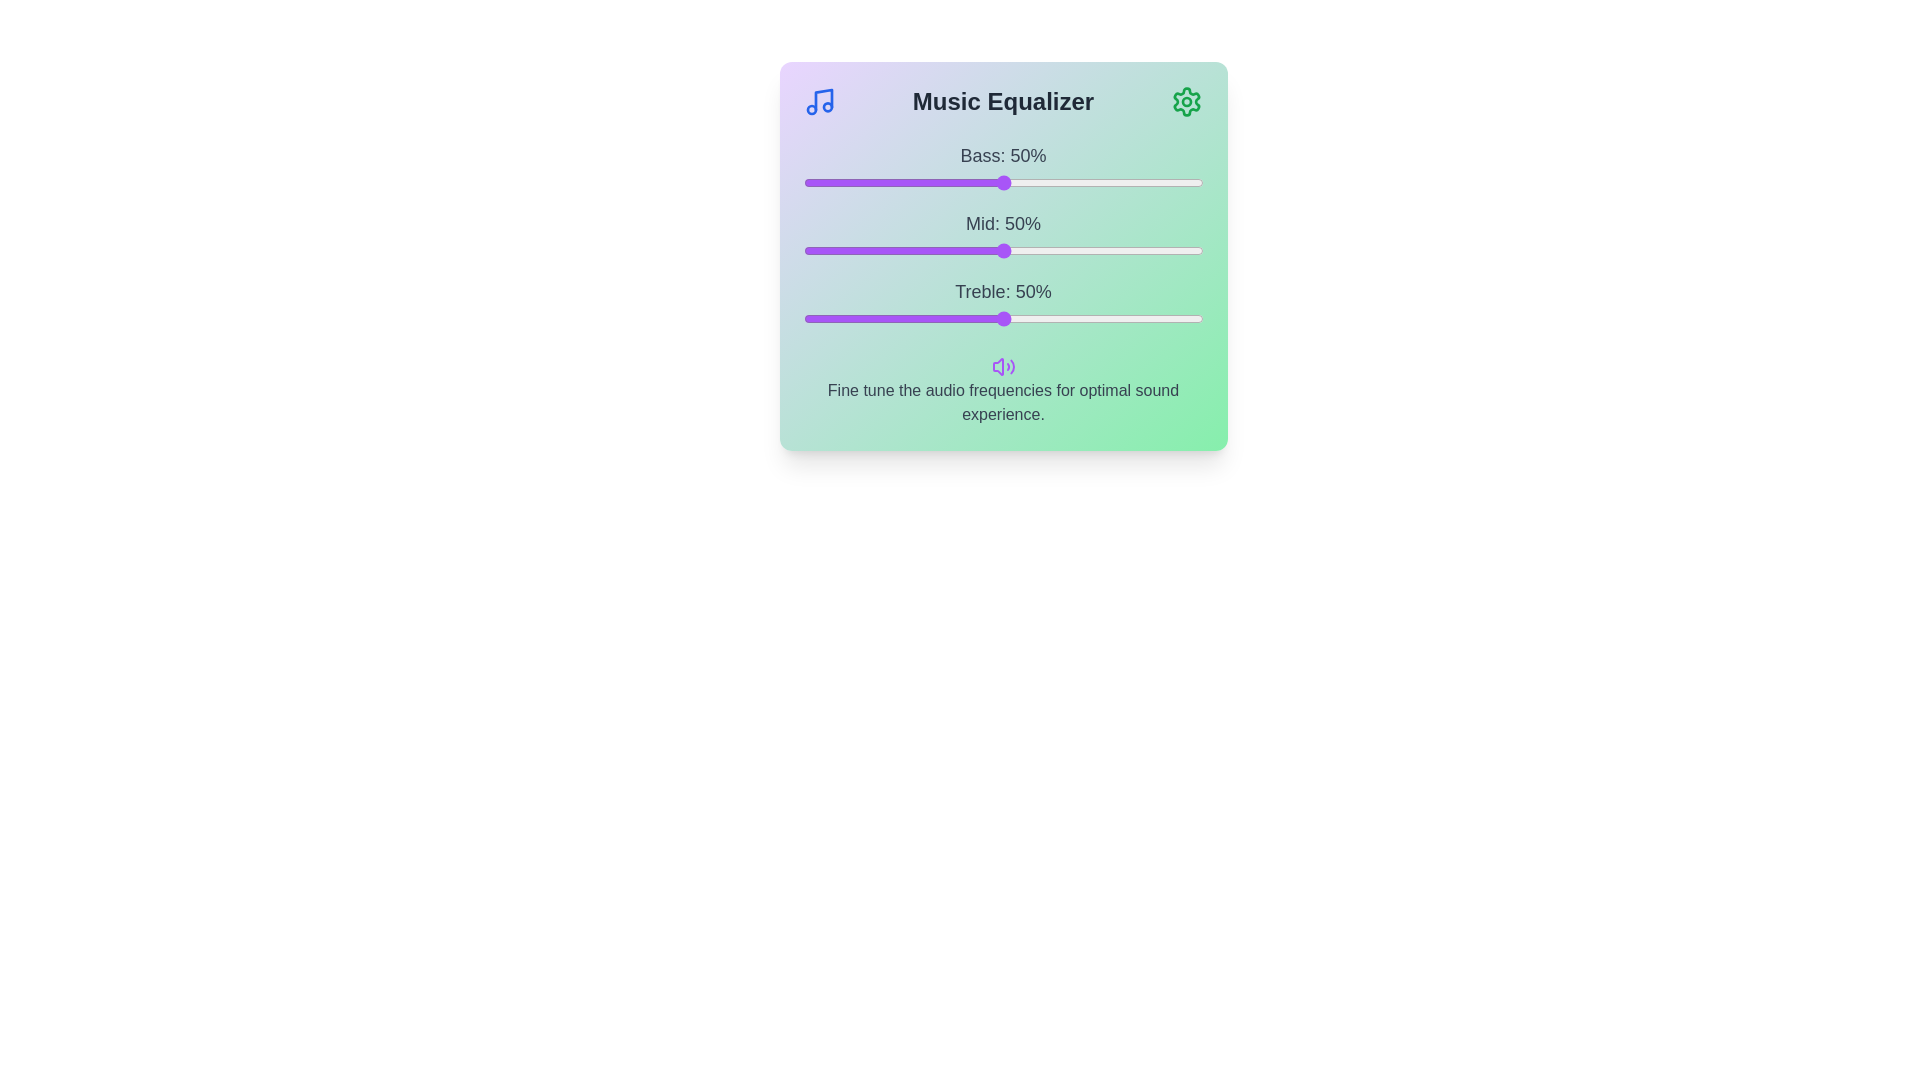  Describe the element at coordinates (1171, 249) in the screenshot. I see `the mid frequency slider to 92%` at that location.